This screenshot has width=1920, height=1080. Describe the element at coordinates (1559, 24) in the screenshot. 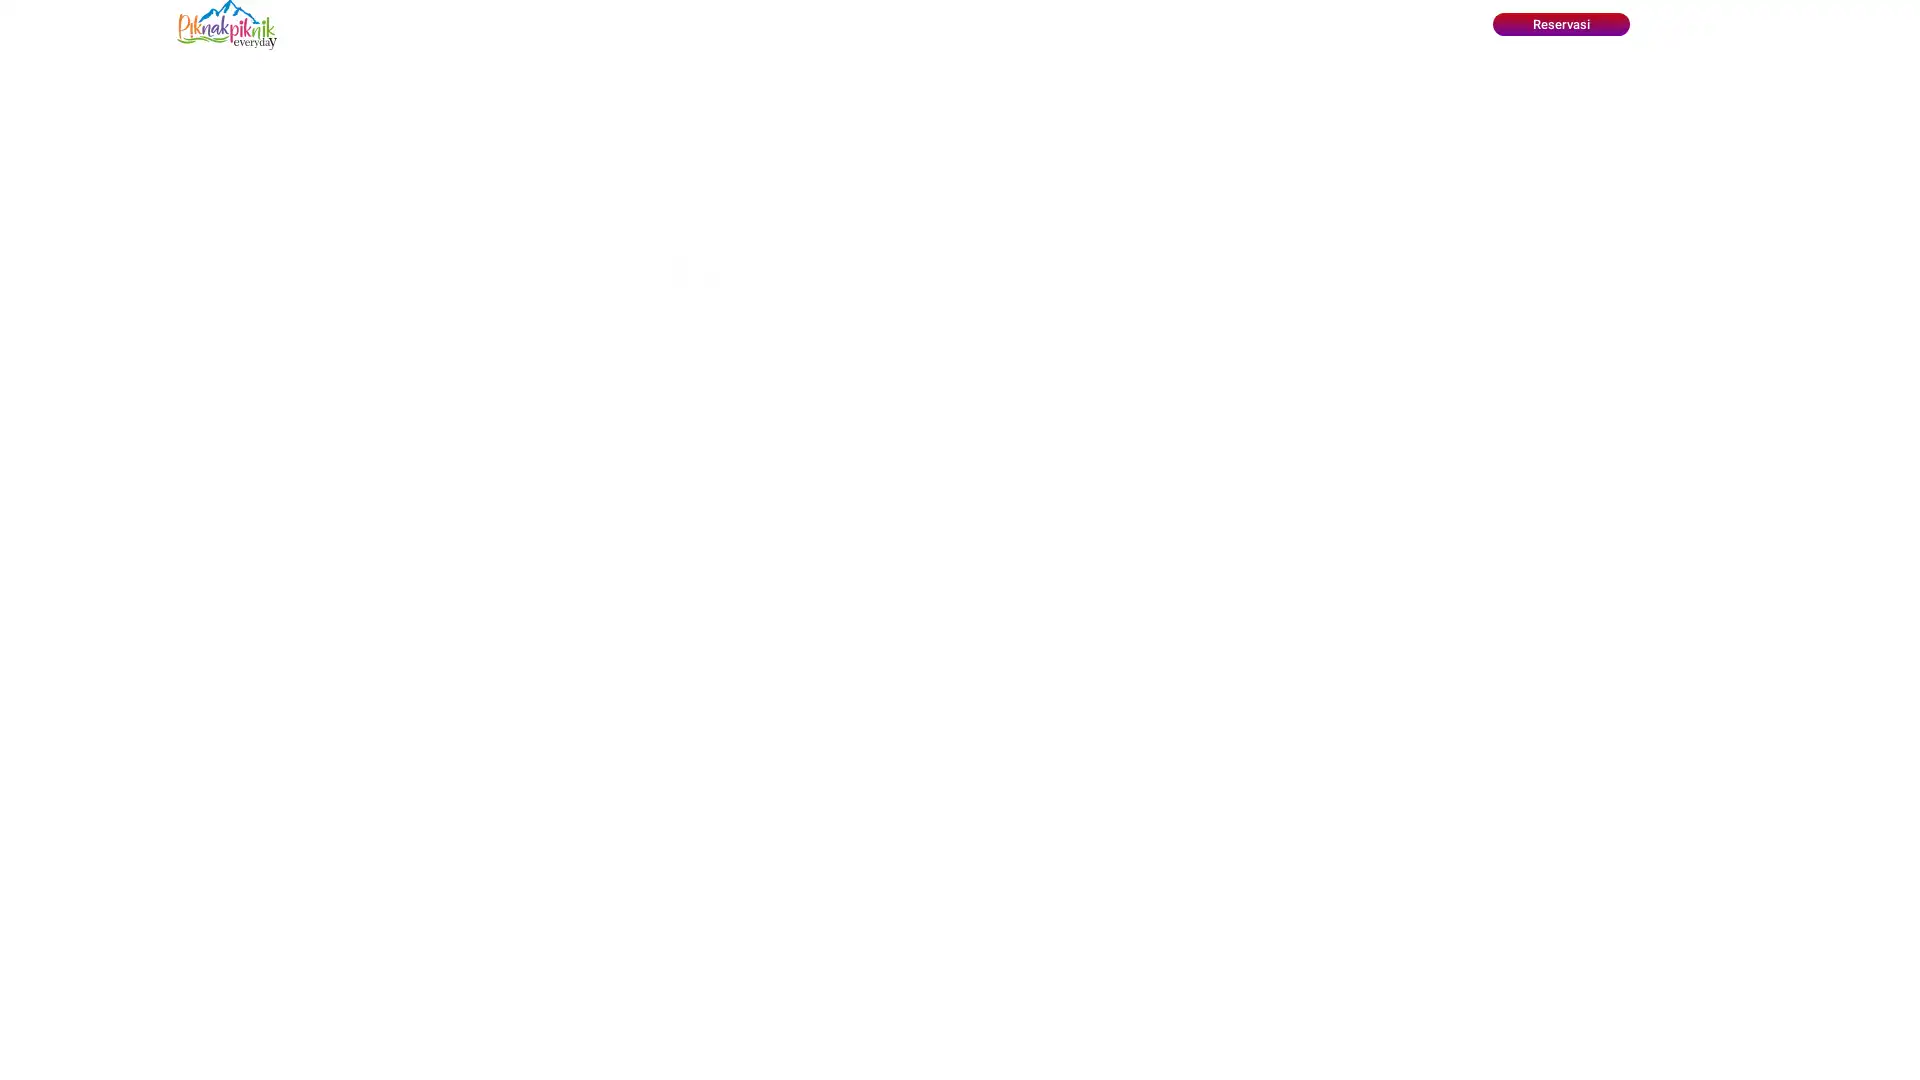

I see `Reservasi` at that location.